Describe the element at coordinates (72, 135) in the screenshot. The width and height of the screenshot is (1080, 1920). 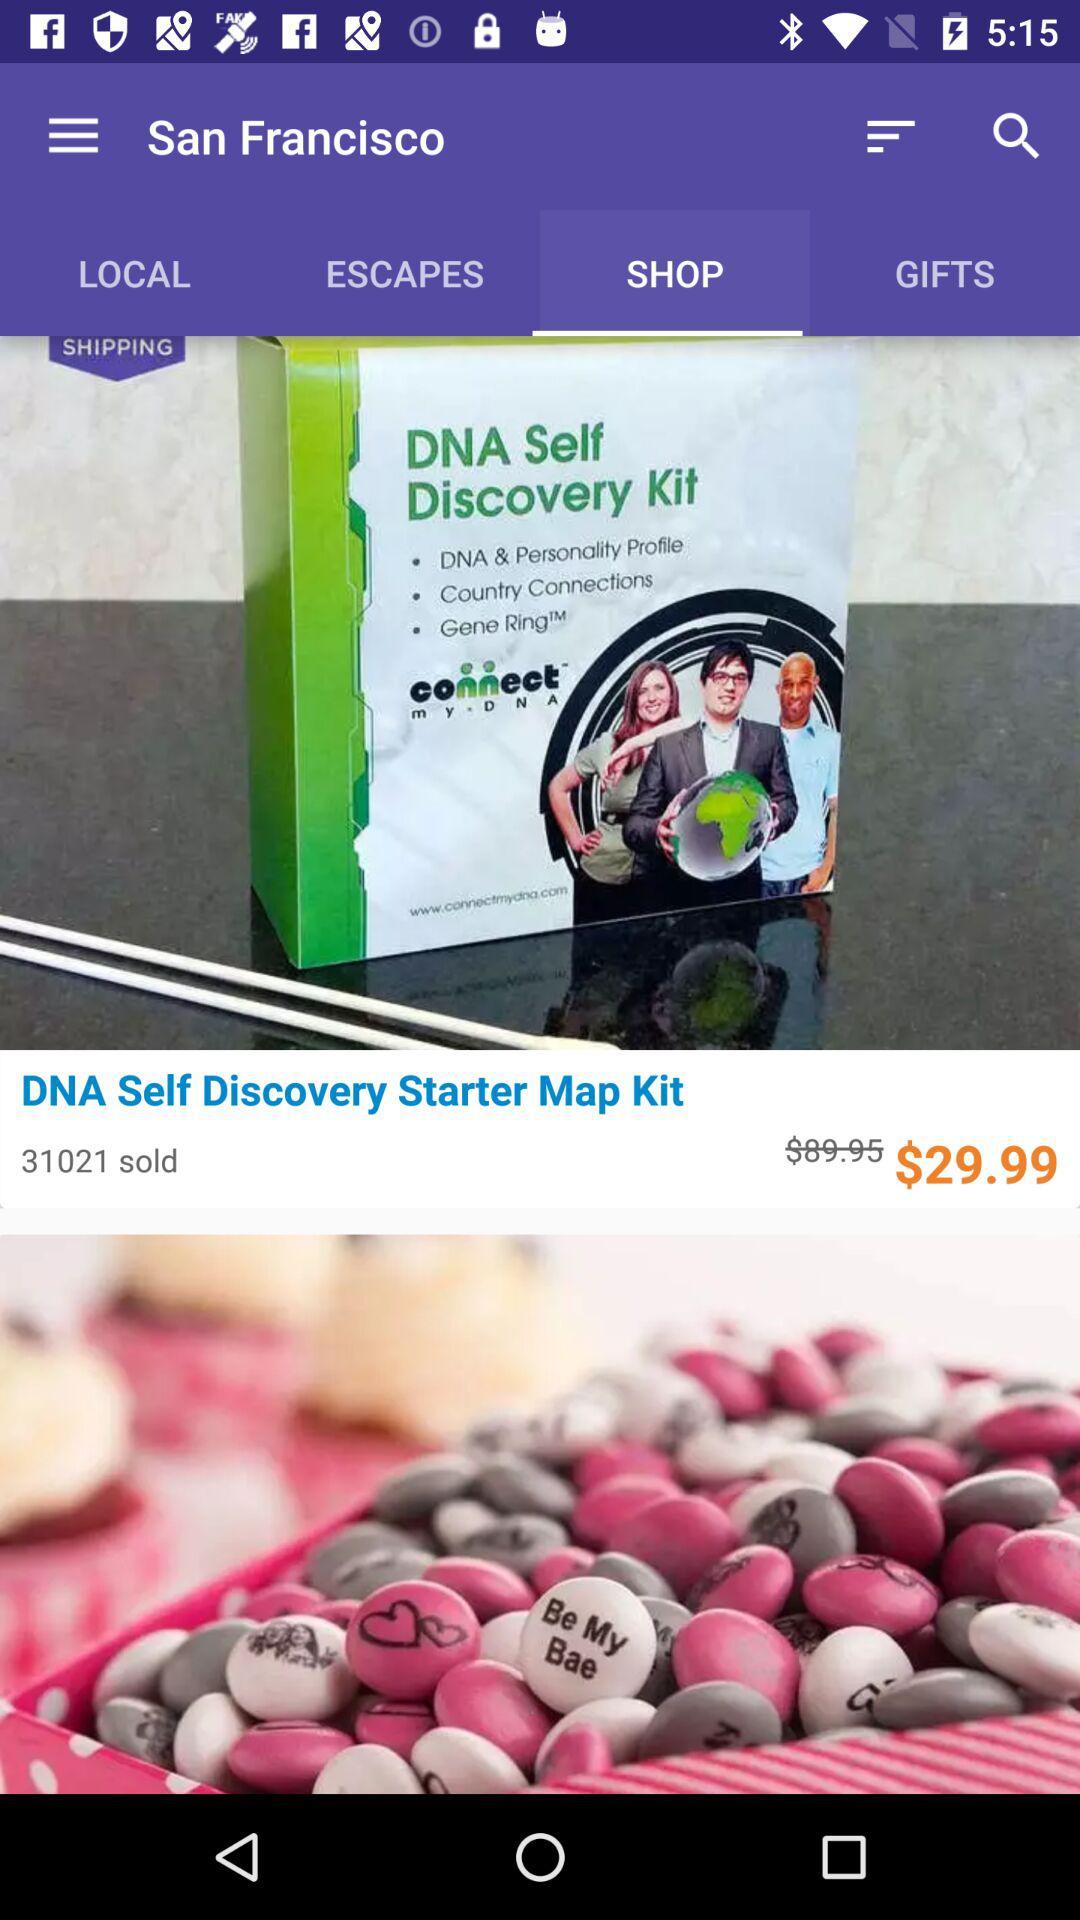
I see `the item to the left of the san francisco icon` at that location.